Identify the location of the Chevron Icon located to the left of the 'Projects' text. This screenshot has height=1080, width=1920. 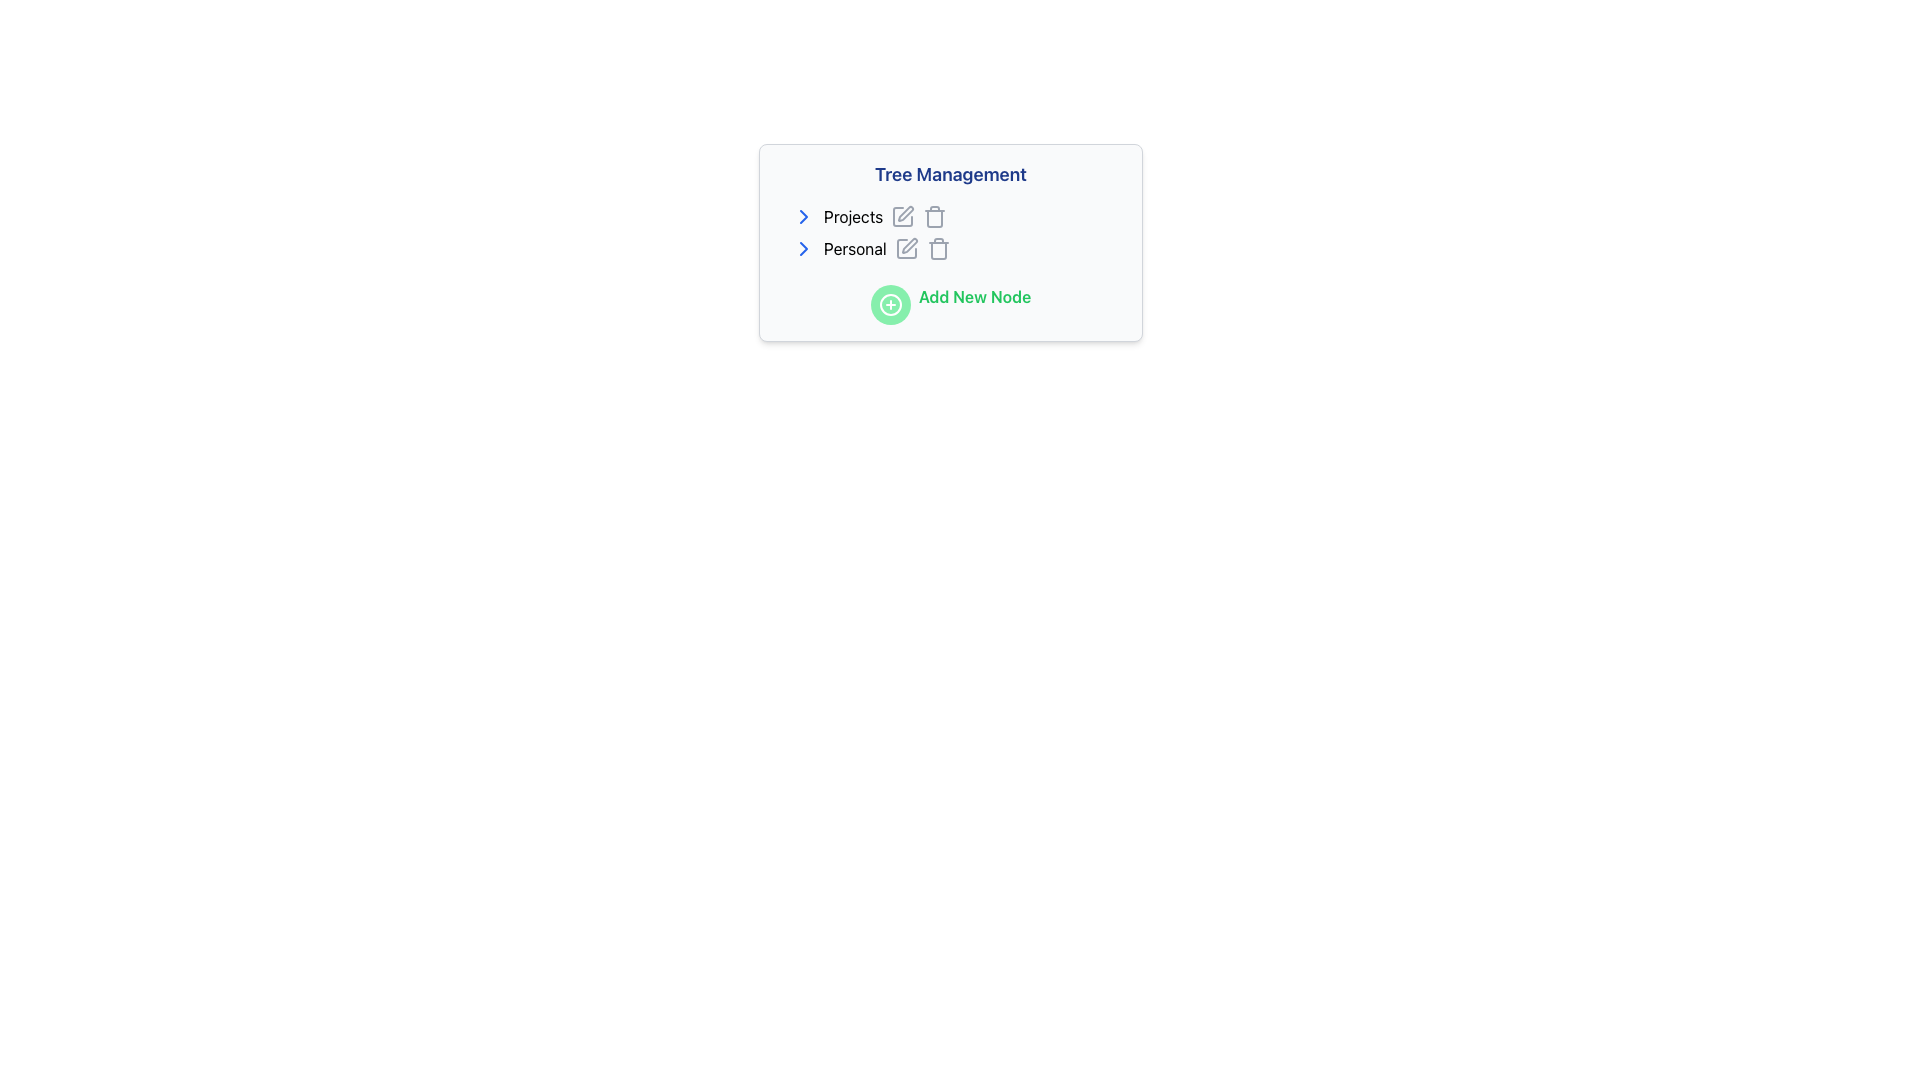
(804, 216).